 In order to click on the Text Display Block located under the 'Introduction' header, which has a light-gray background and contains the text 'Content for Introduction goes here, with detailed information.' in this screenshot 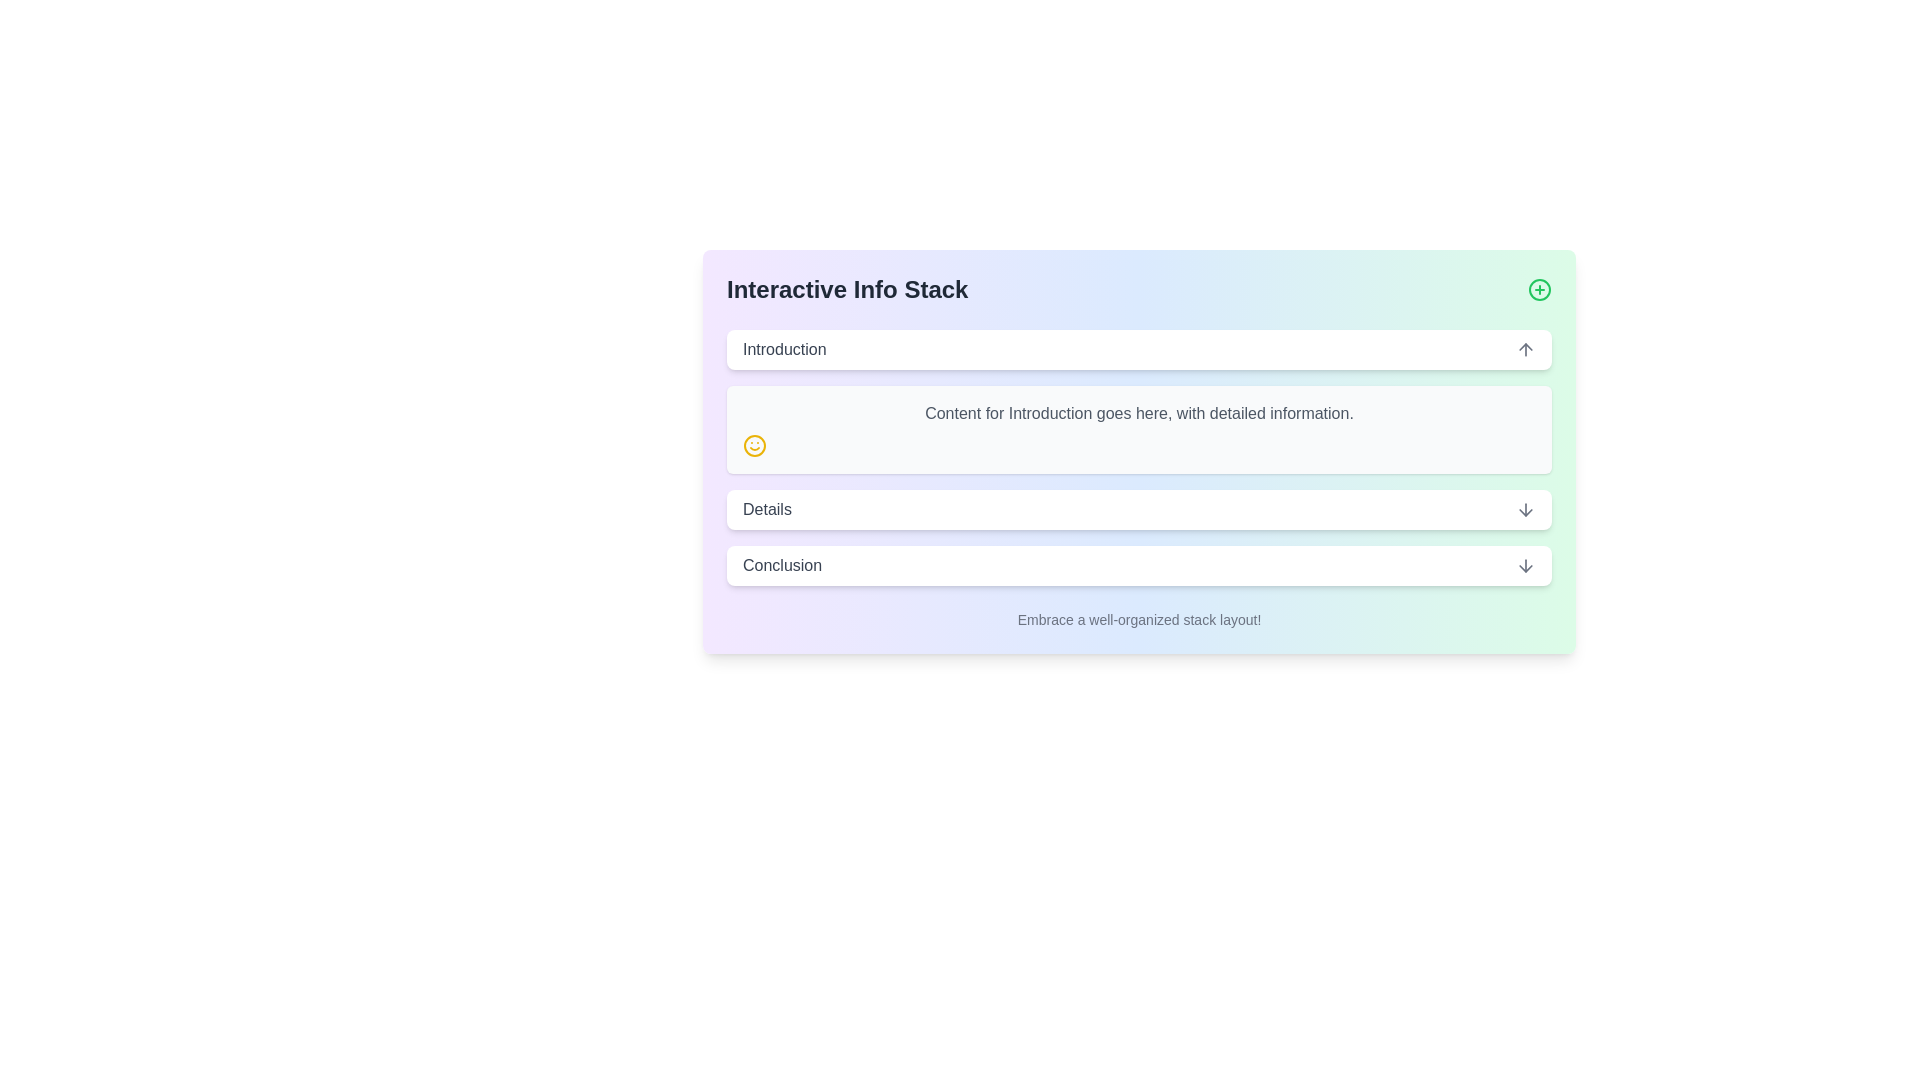, I will do `click(1139, 428)`.